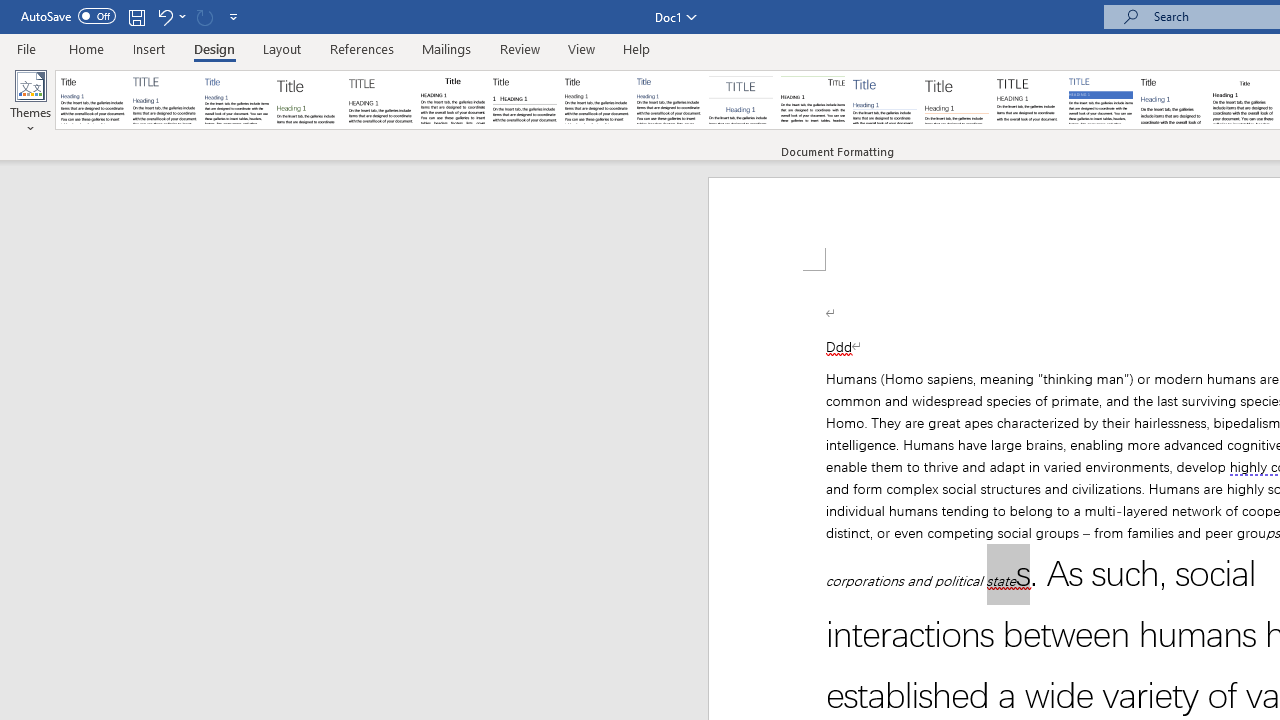 This screenshot has height=720, width=1280. Describe the element at coordinates (308, 100) in the screenshot. I see `'Basic (Stylish)'` at that location.